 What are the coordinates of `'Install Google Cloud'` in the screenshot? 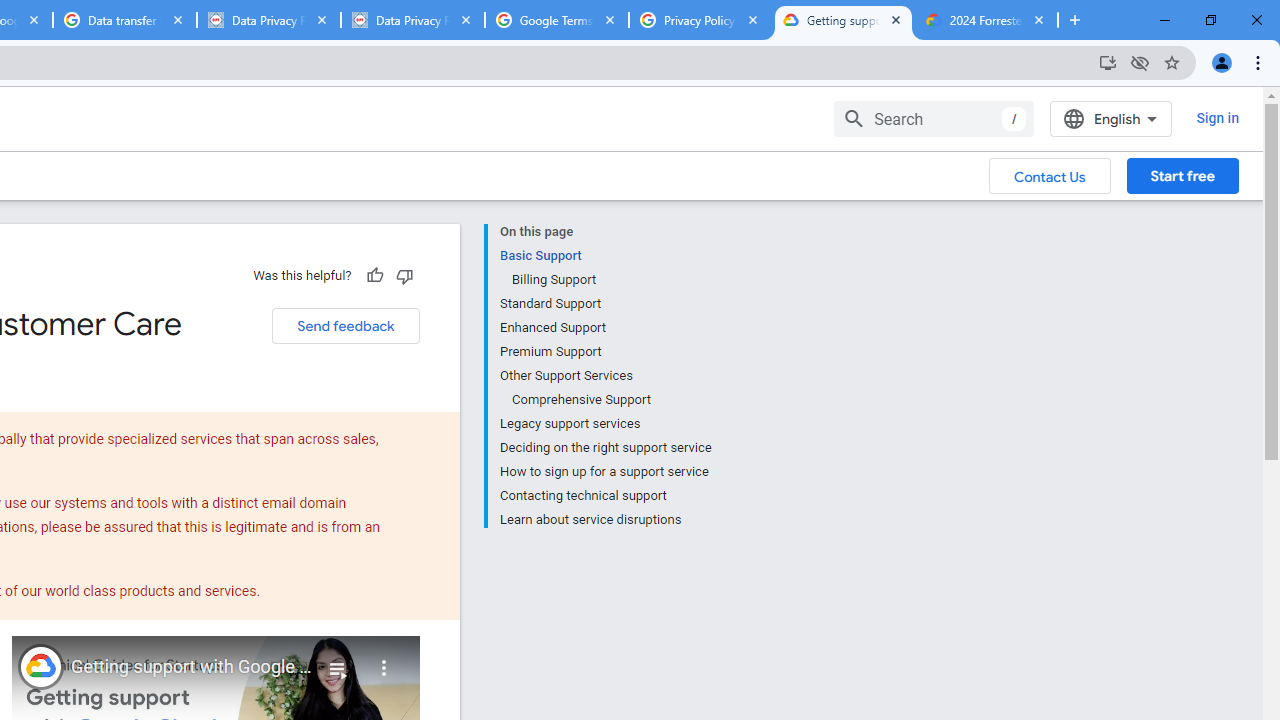 It's located at (1106, 61).